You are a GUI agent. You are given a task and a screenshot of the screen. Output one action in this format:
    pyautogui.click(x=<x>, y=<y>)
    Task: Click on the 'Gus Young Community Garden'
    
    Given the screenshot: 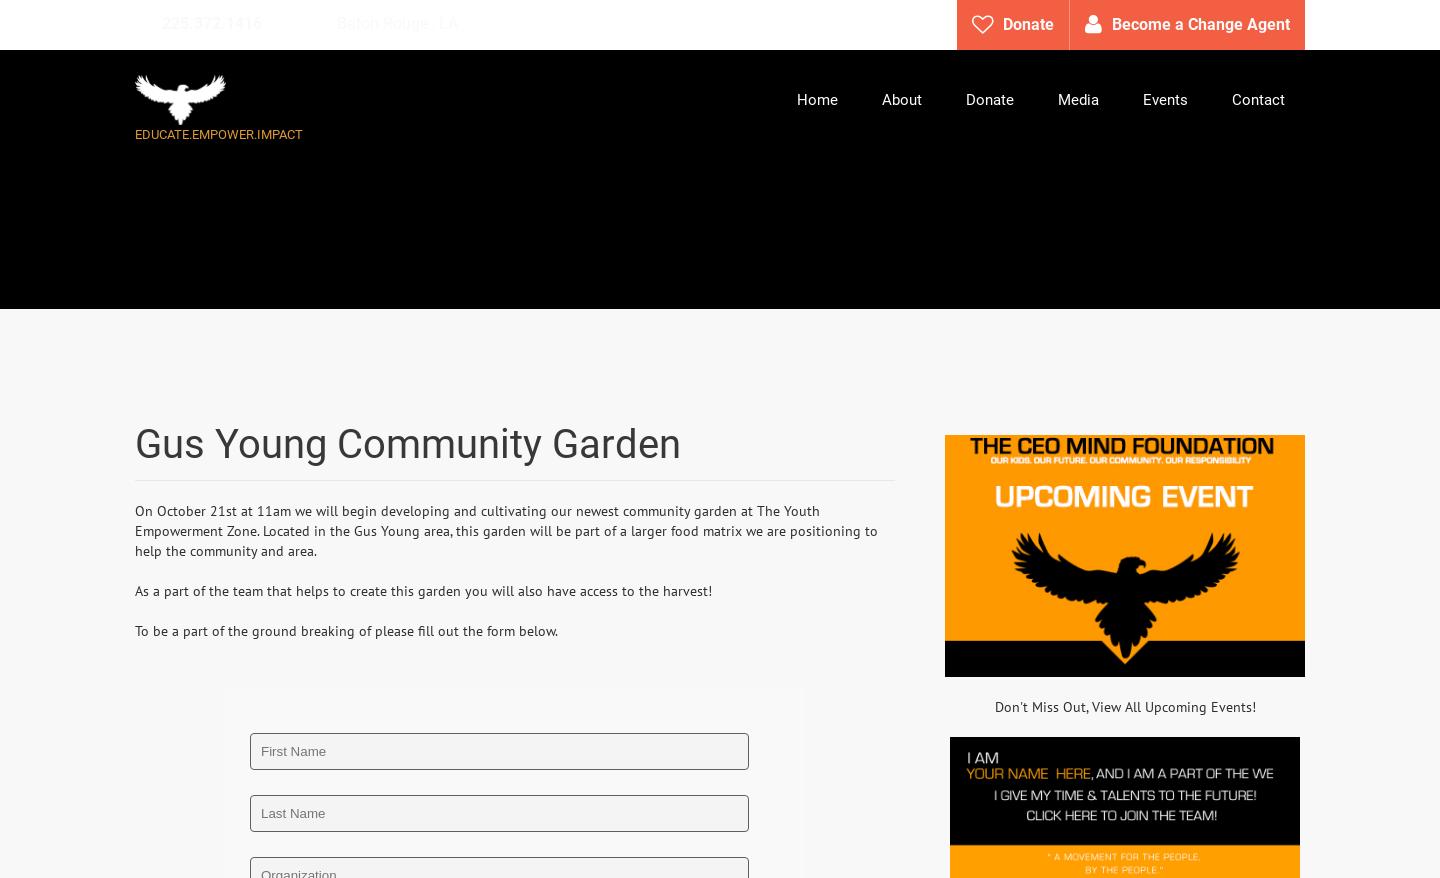 What is the action you would take?
    pyautogui.click(x=406, y=443)
    